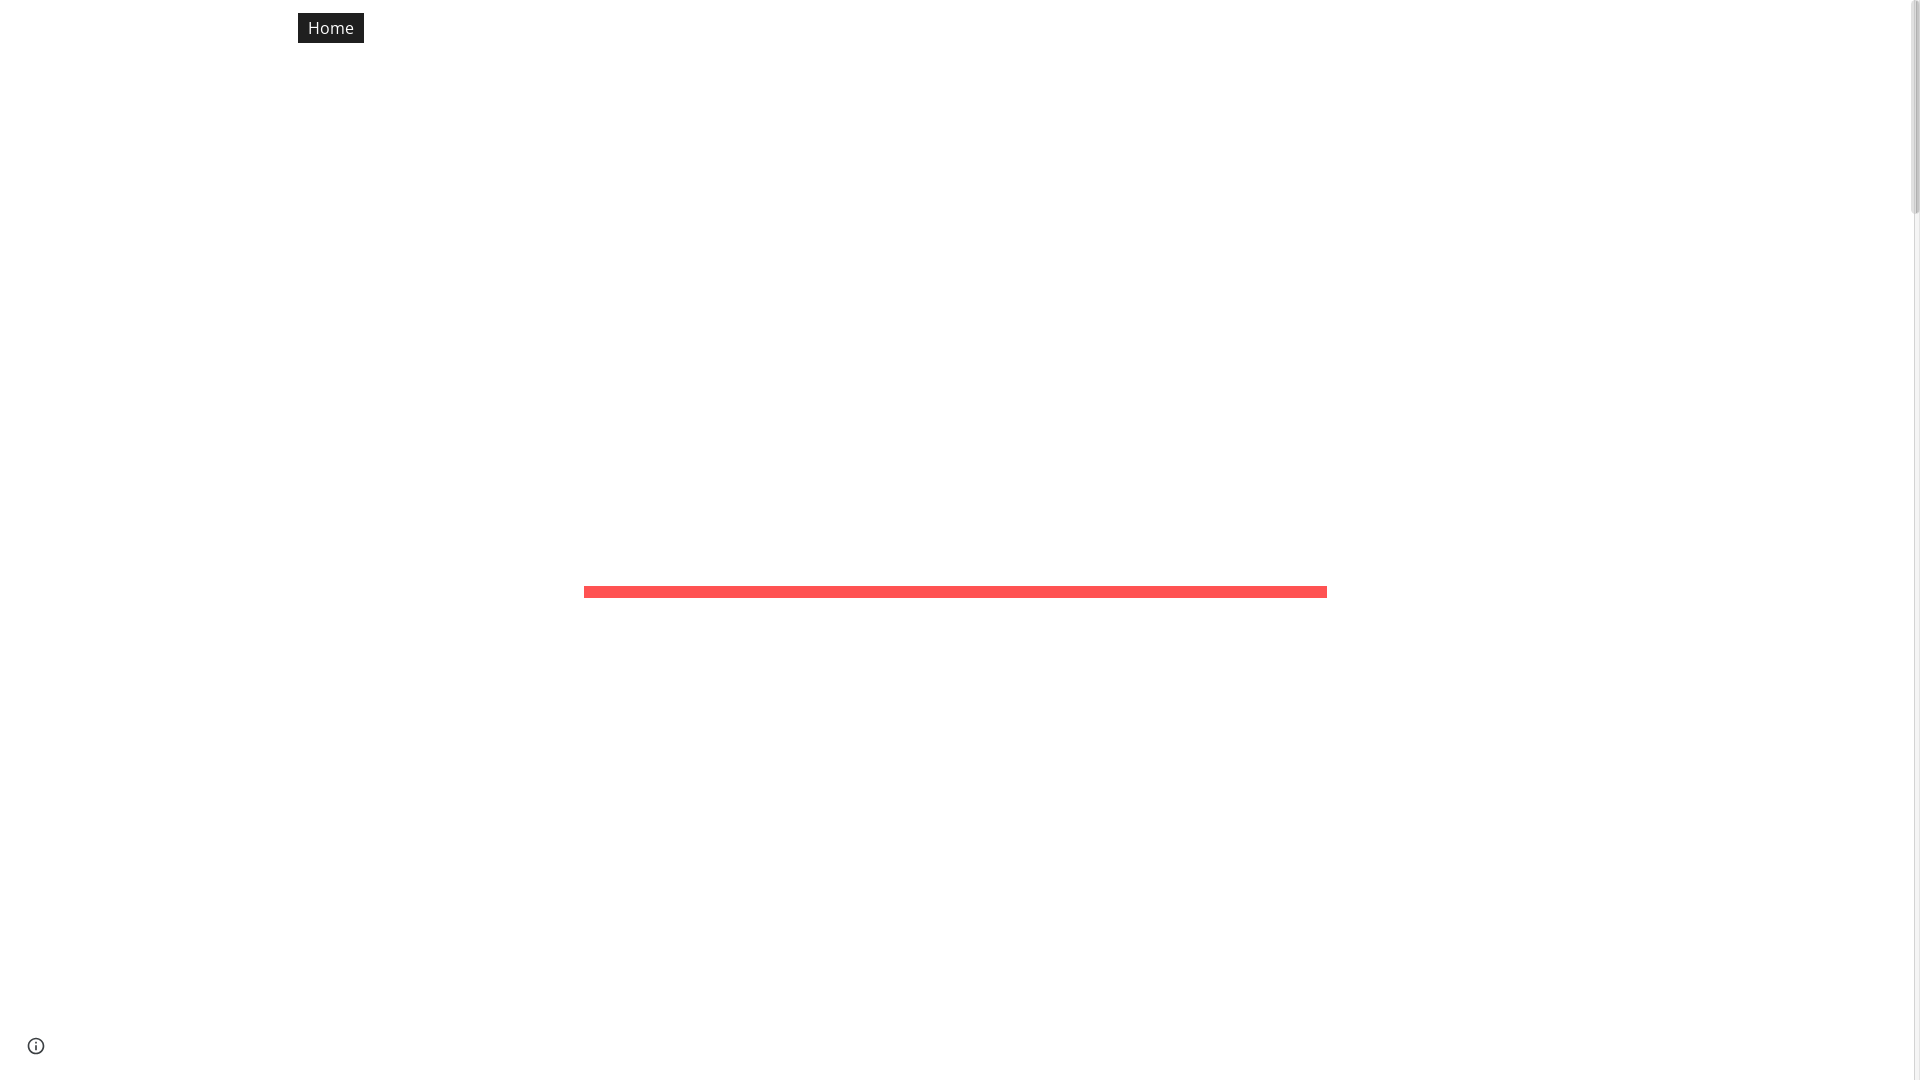 This screenshot has height=1080, width=1920. I want to click on 'Why Act', so click(1680, 27).